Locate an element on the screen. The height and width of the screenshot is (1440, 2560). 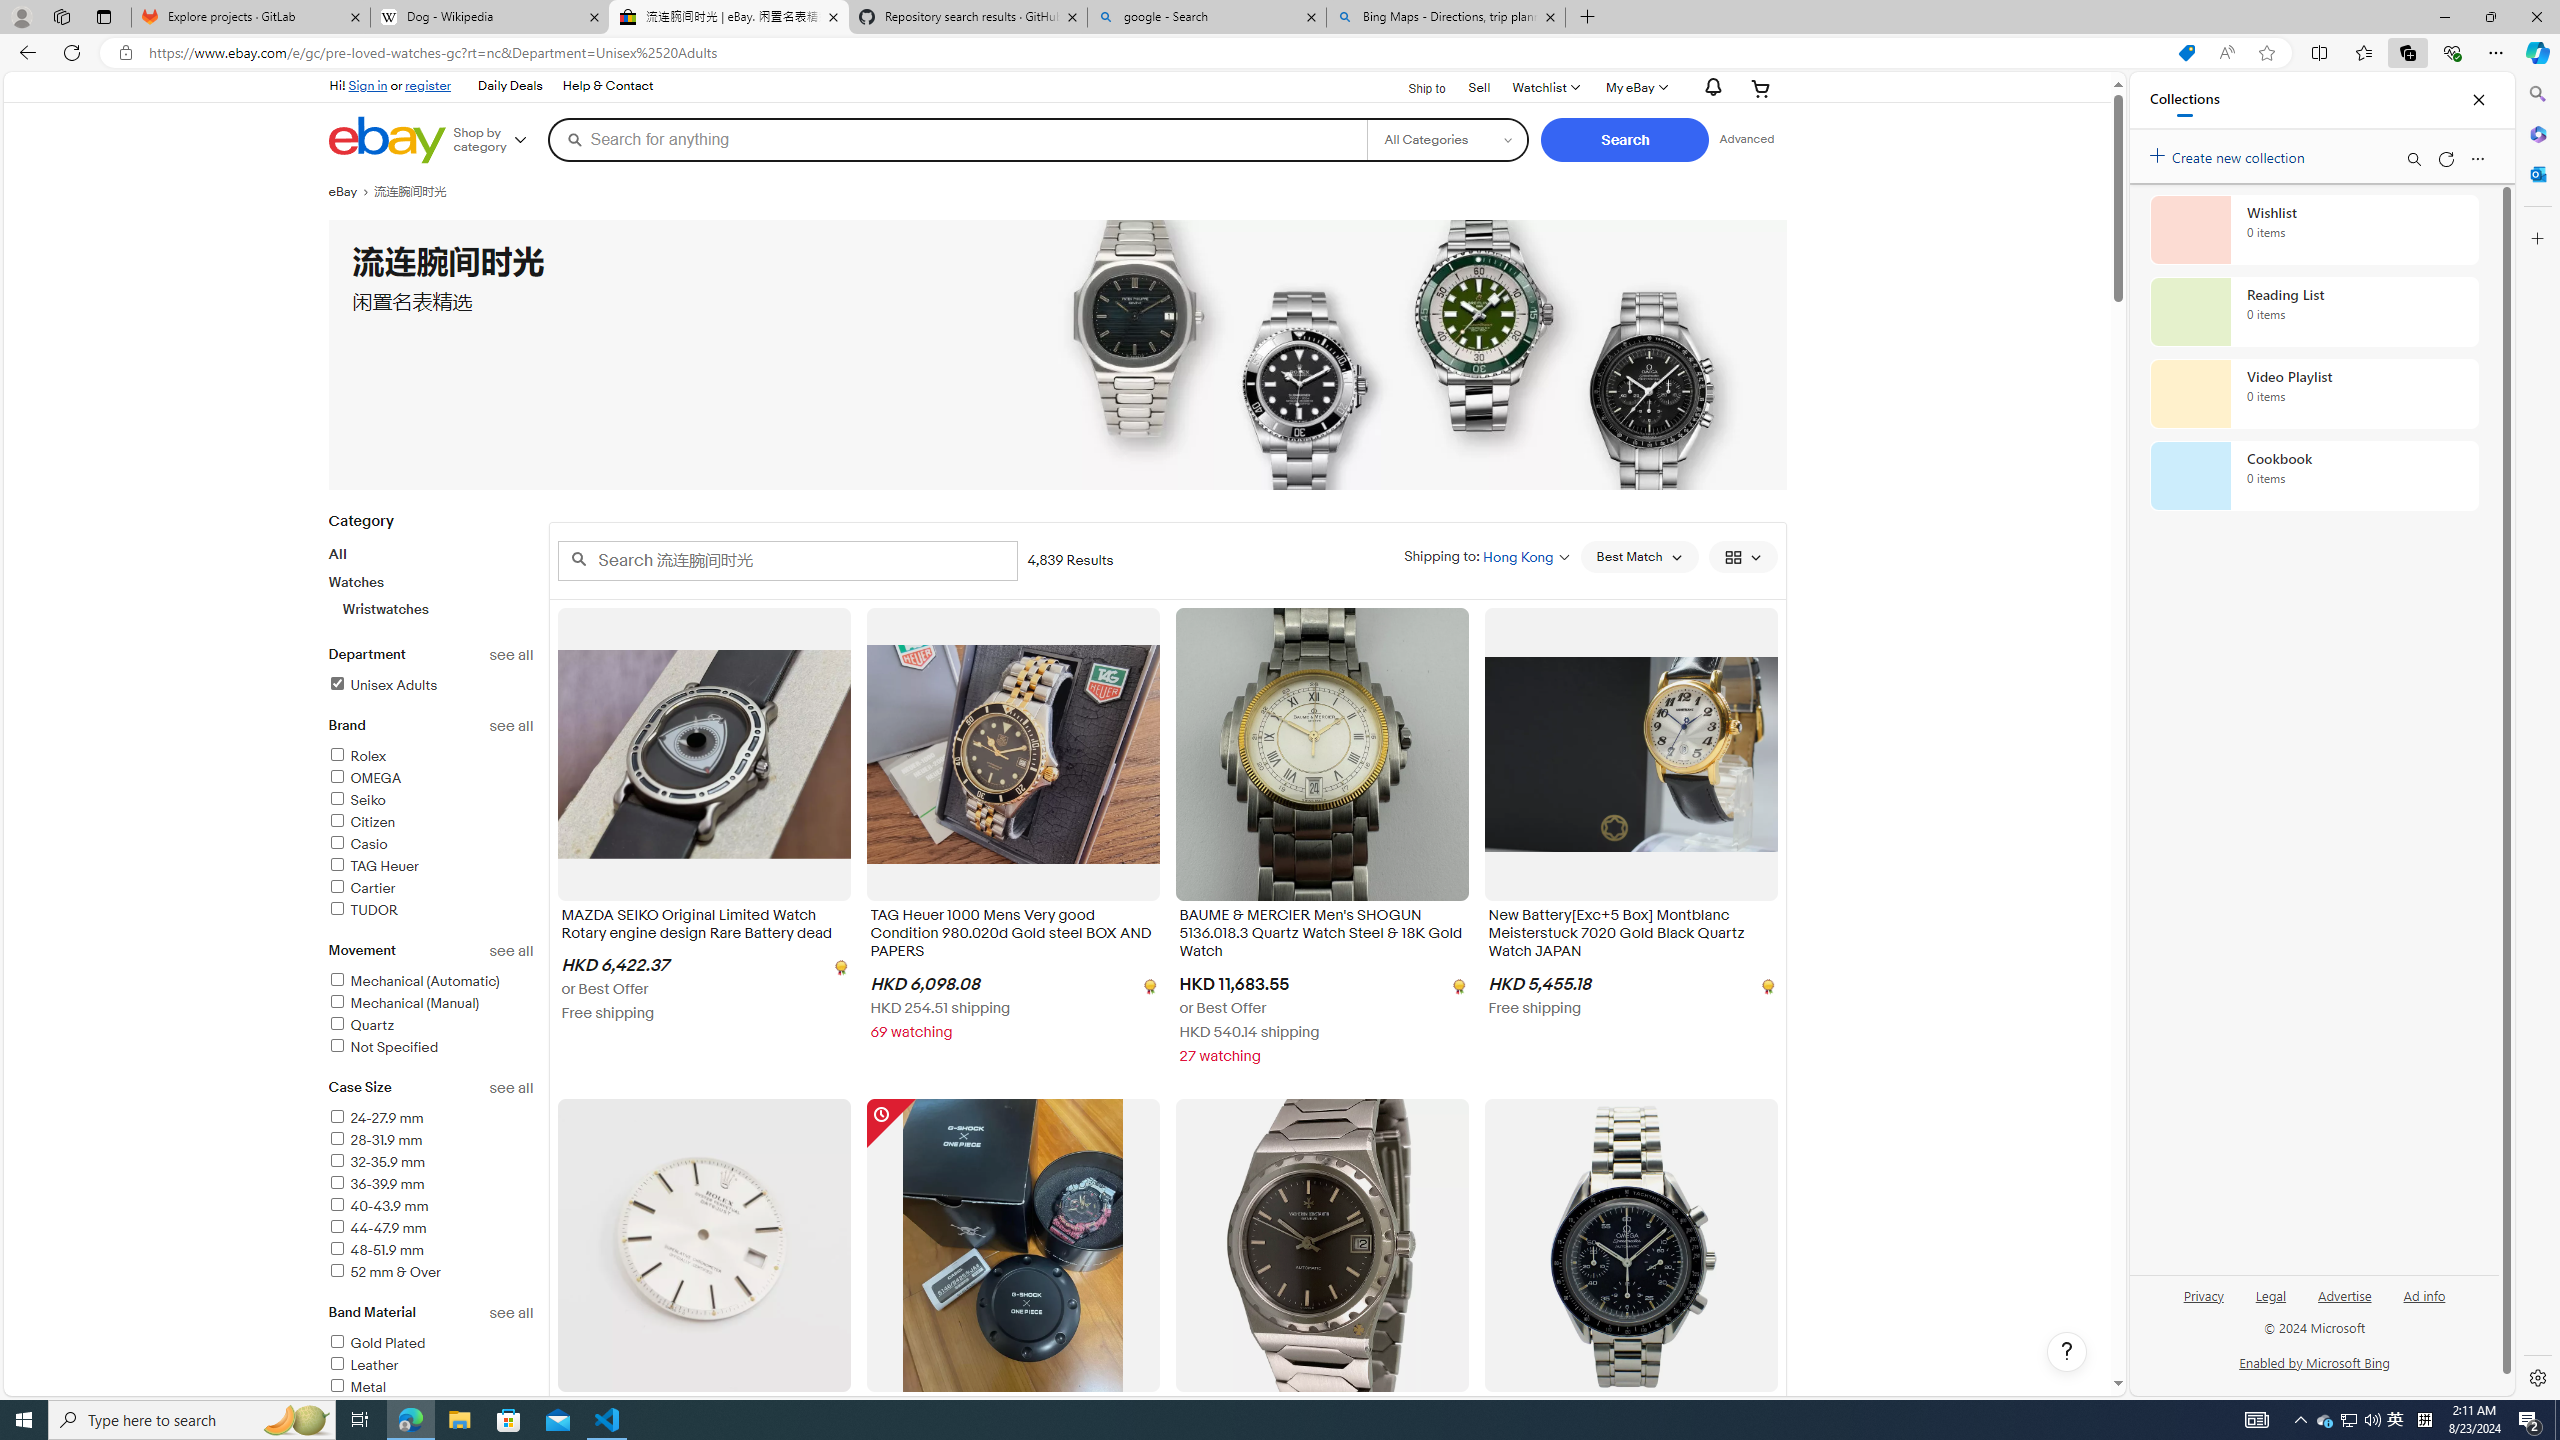
'Casio' is located at coordinates (358, 843).